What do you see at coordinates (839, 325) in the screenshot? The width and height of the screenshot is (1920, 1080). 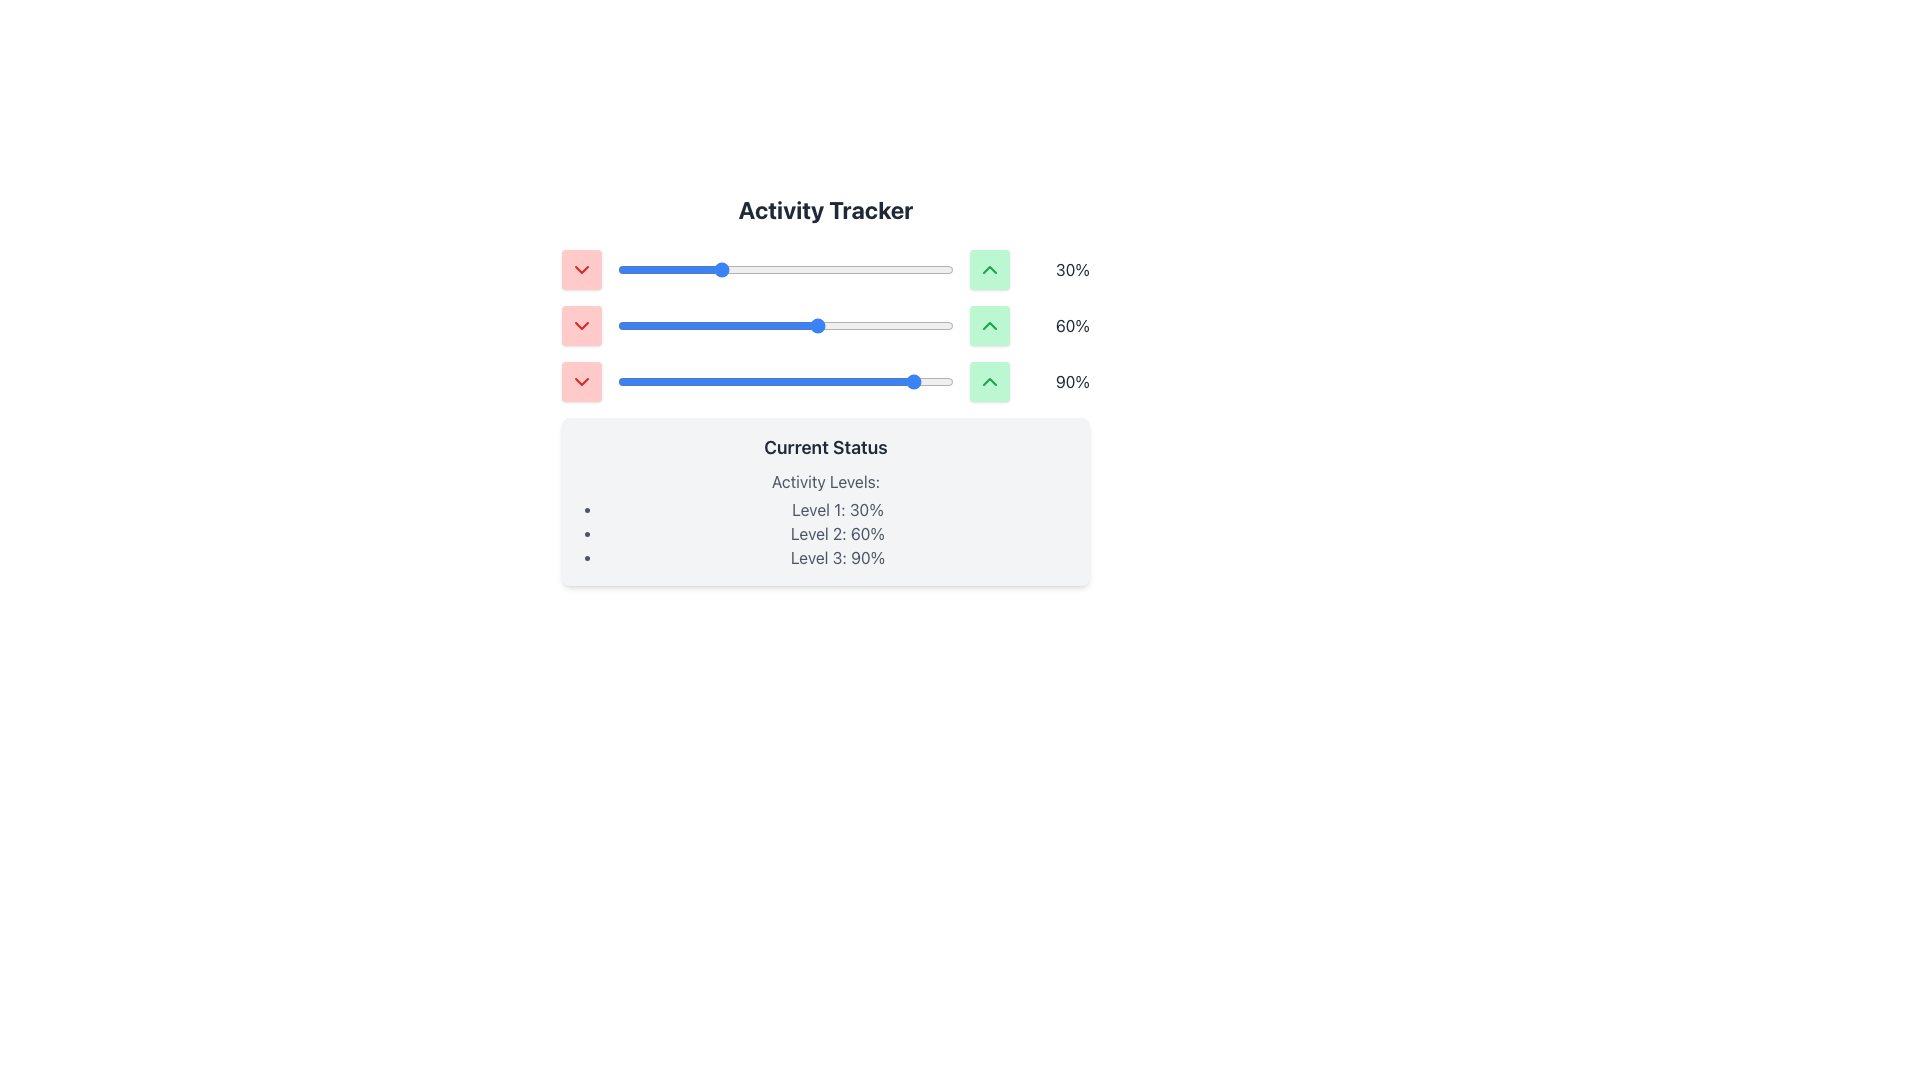 I see `the slider value` at bounding box center [839, 325].